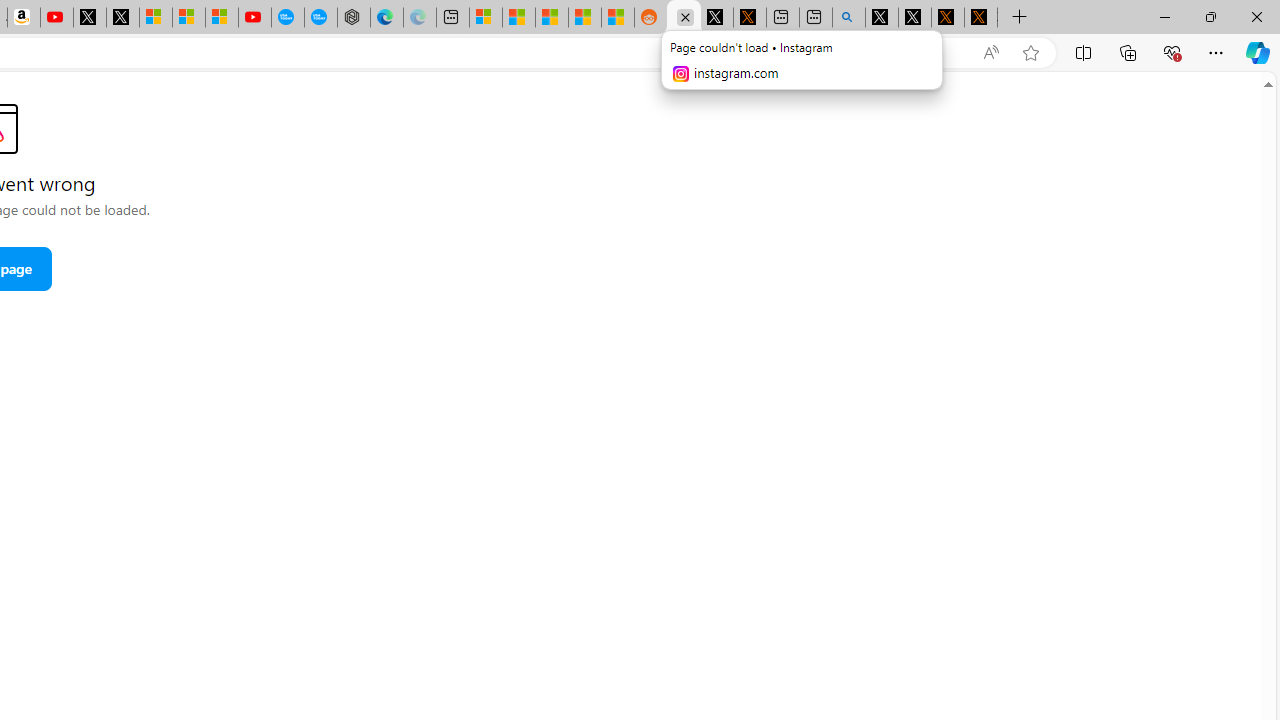  What do you see at coordinates (981, 17) in the screenshot?
I see `'X Privacy Policy'` at bounding box center [981, 17].